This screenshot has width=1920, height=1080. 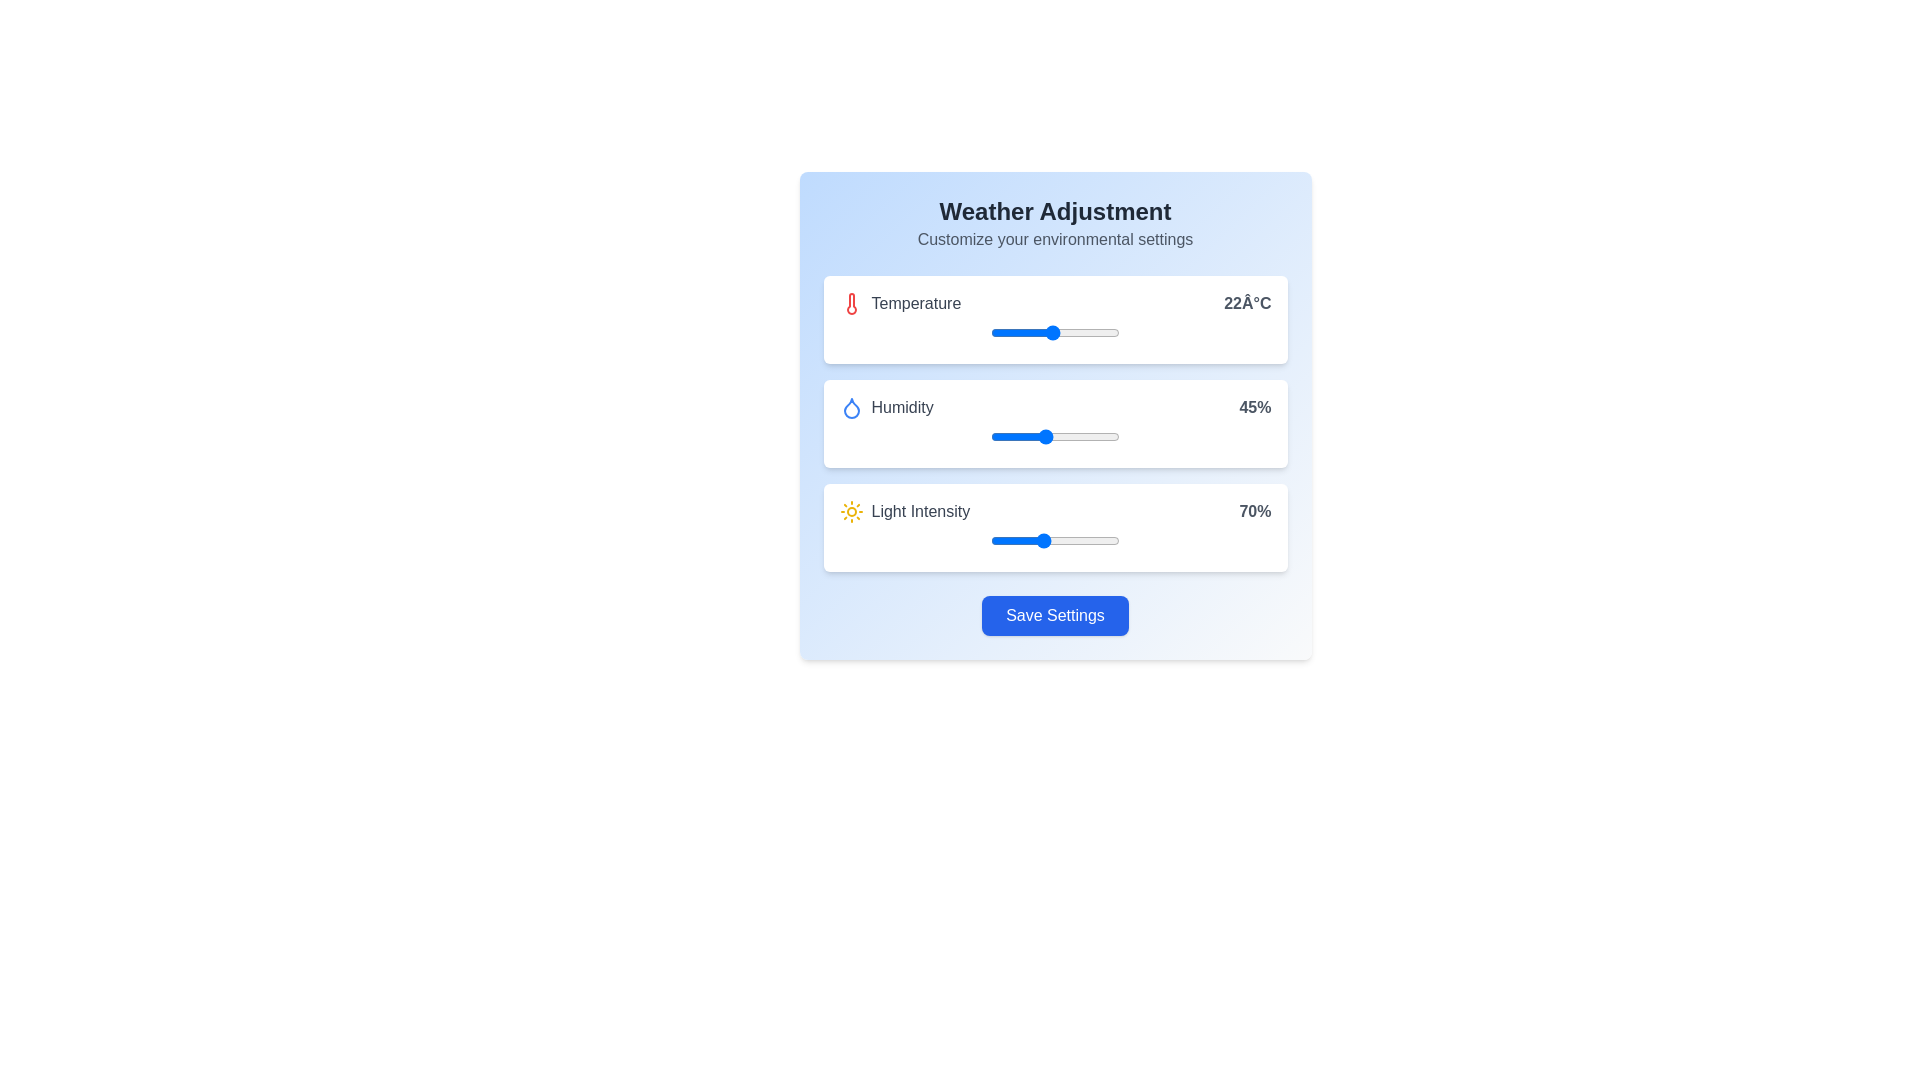 What do you see at coordinates (1116, 540) in the screenshot?
I see `the light intensity` at bounding box center [1116, 540].